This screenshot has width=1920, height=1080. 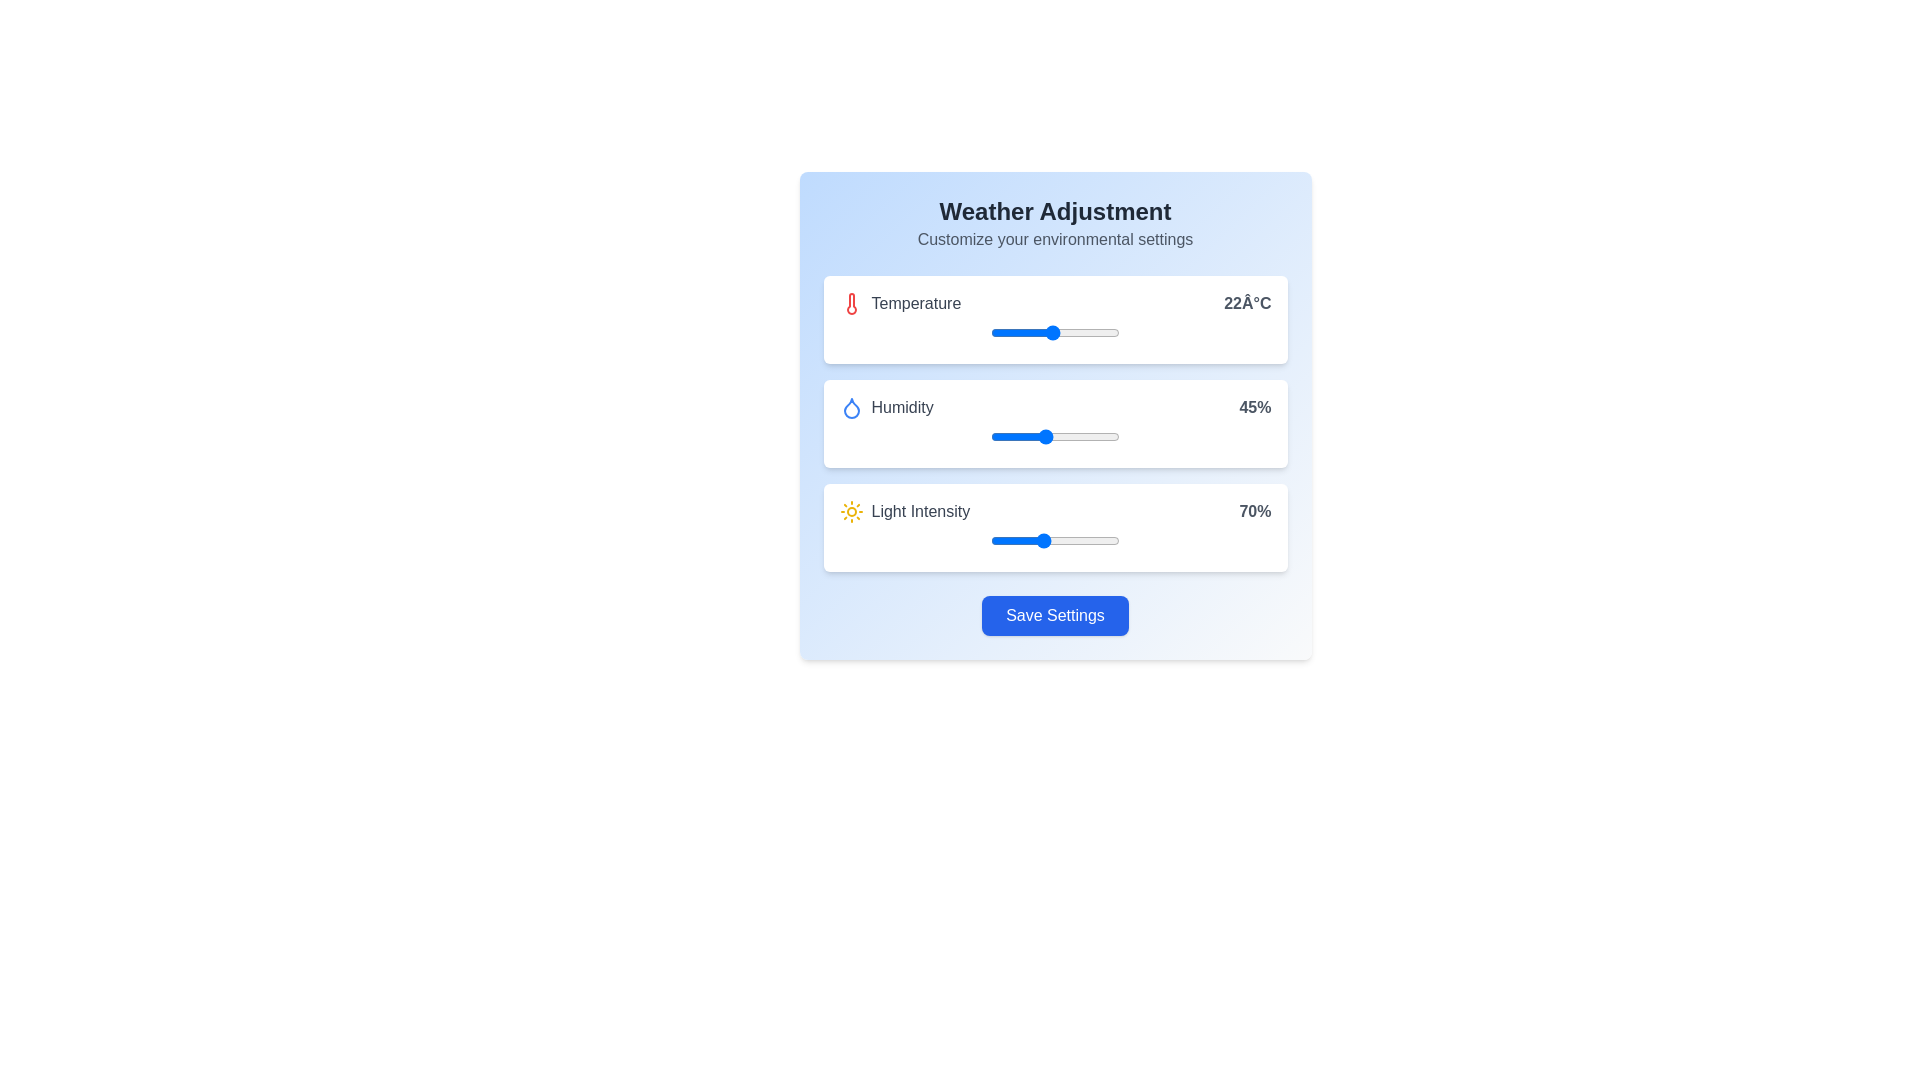 What do you see at coordinates (1116, 540) in the screenshot?
I see `the light intensity` at bounding box center [1116, 540].